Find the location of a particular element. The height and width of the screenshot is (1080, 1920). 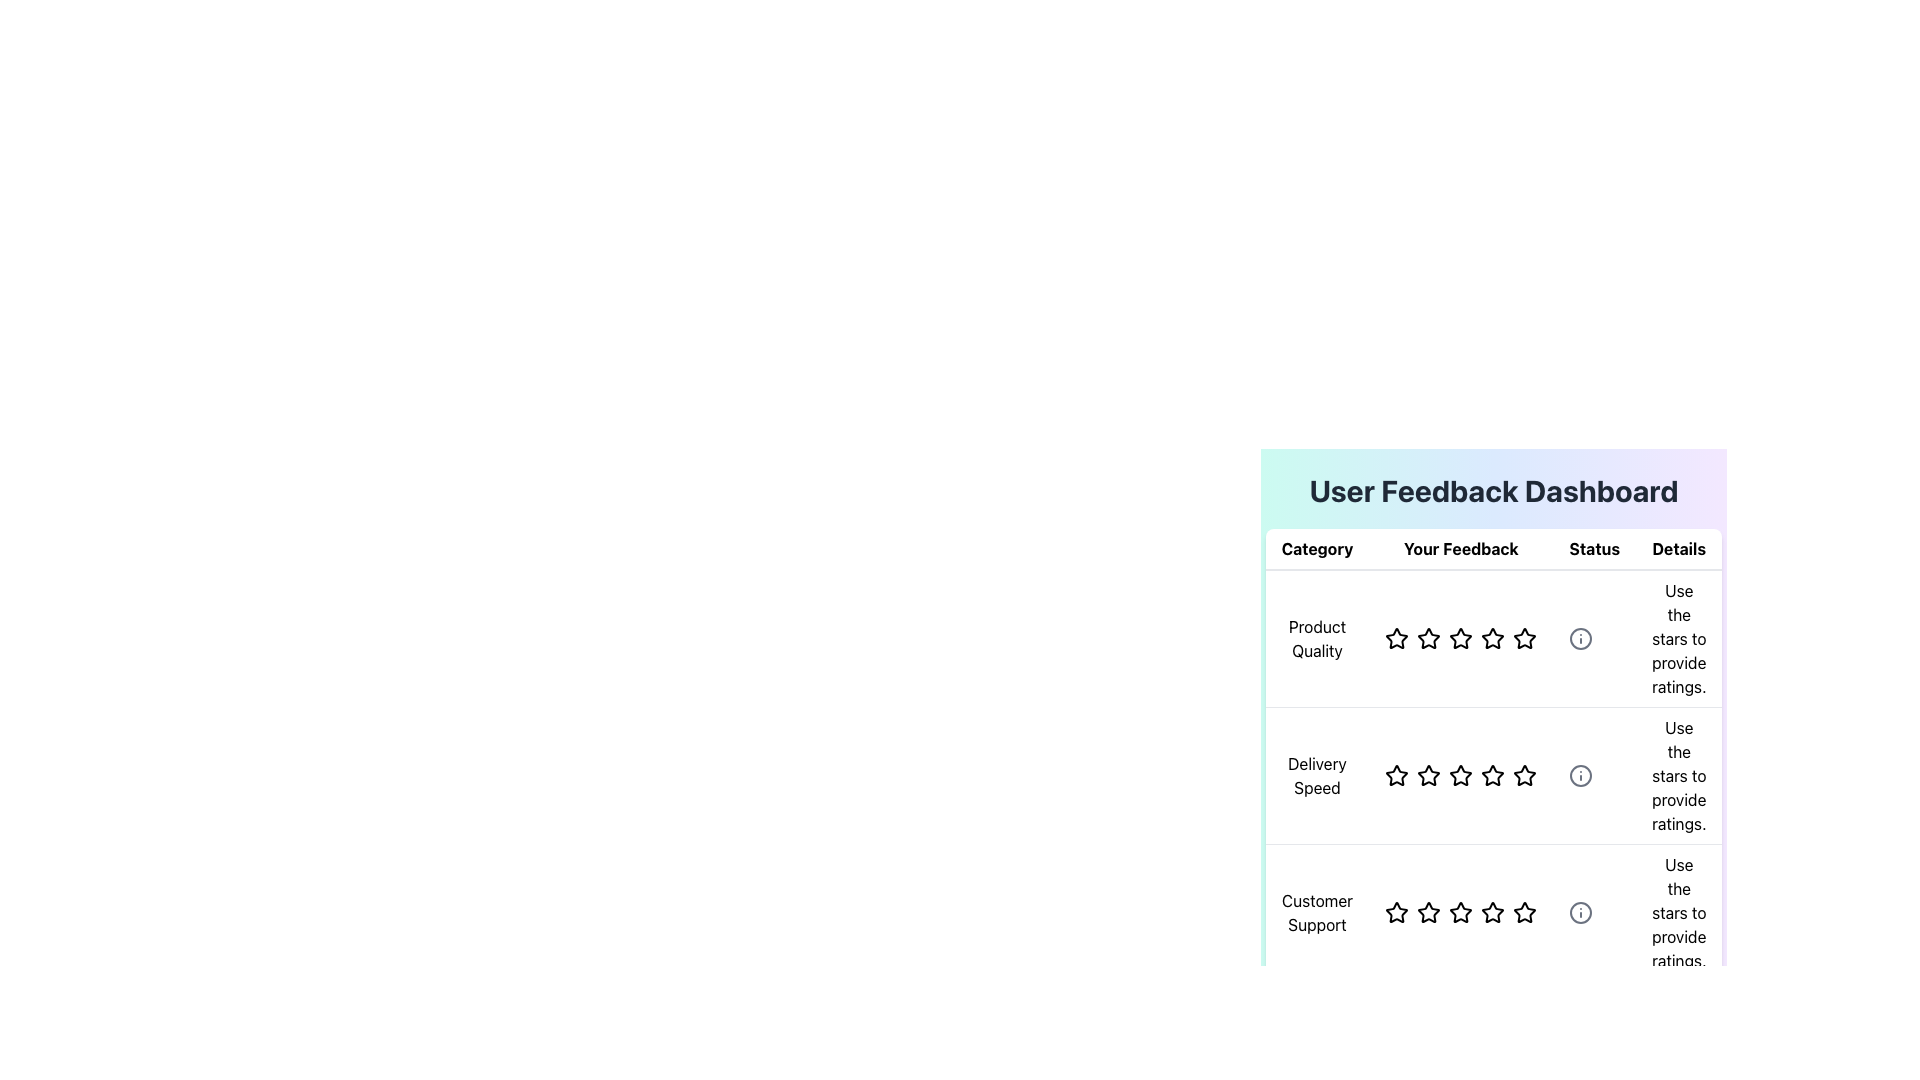

the fifth star icon from the interactive star rating section in the 'User Feedback Dashboard' is located at coordinates (1524, 774).